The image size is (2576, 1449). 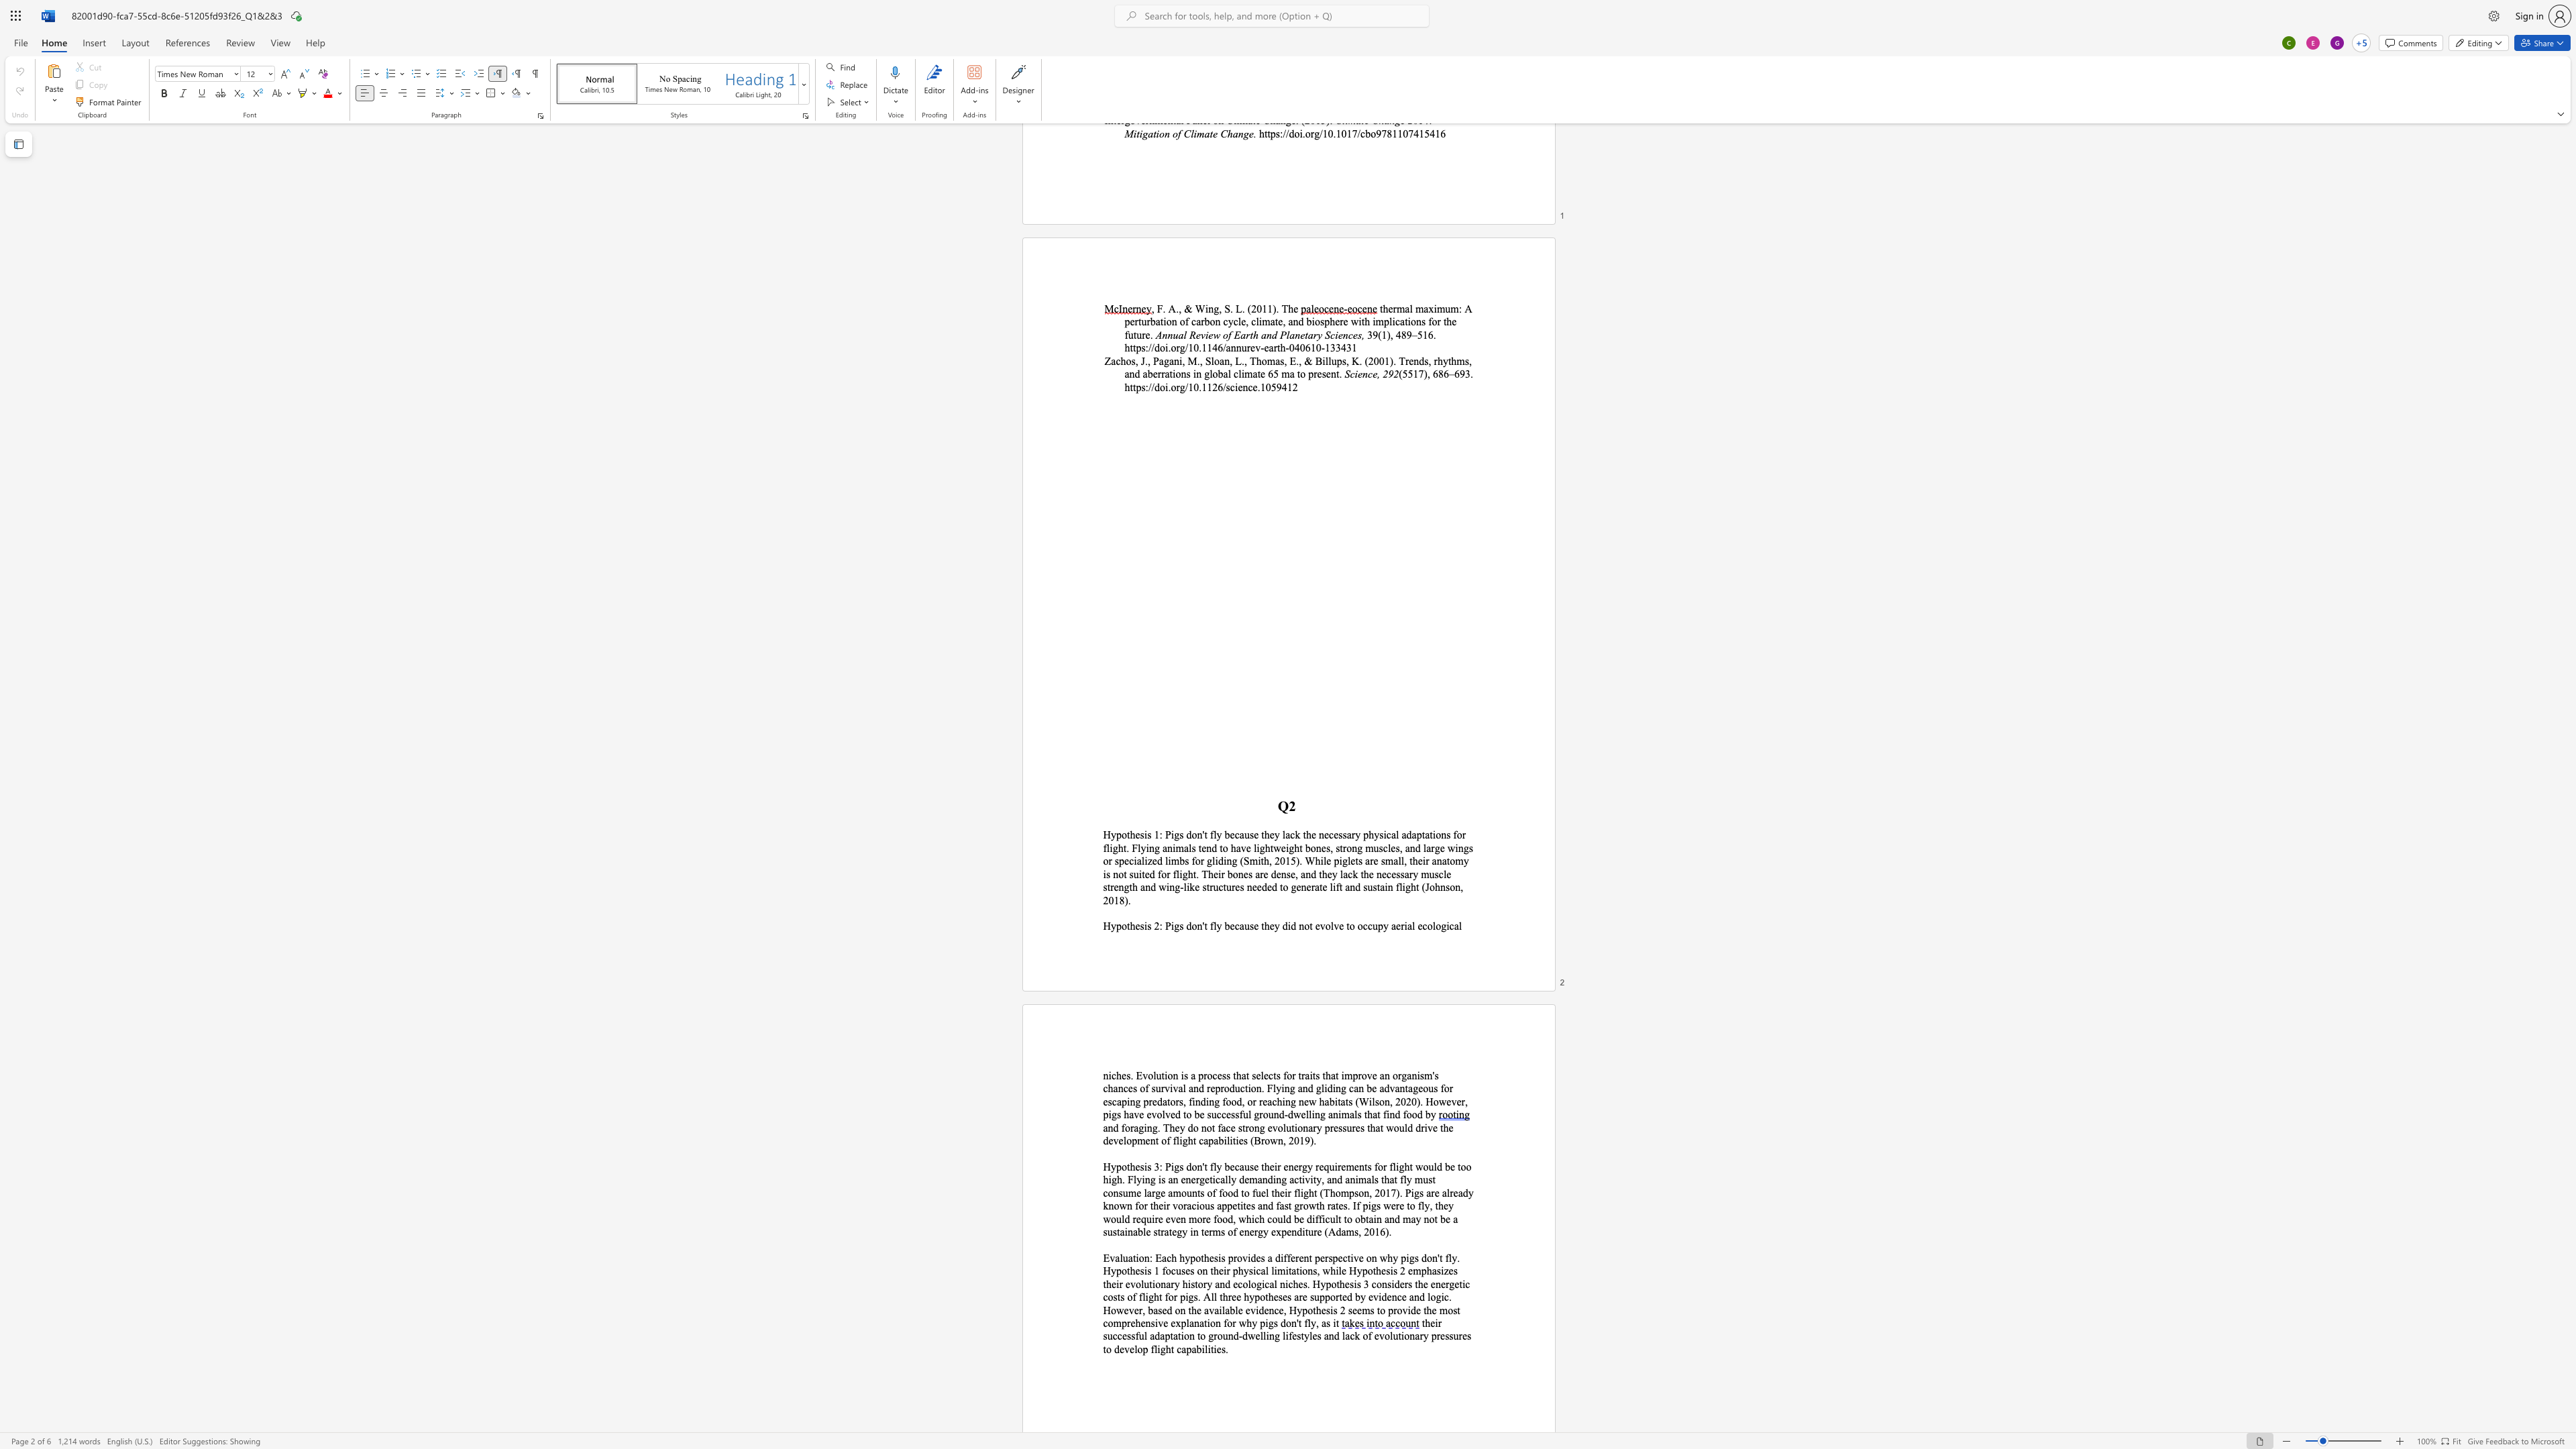 What do you see at coordinates (1223, 1257) in the screenshot?
I see `the 2th character "s" in the text` at bounding box center [1223, 1257].